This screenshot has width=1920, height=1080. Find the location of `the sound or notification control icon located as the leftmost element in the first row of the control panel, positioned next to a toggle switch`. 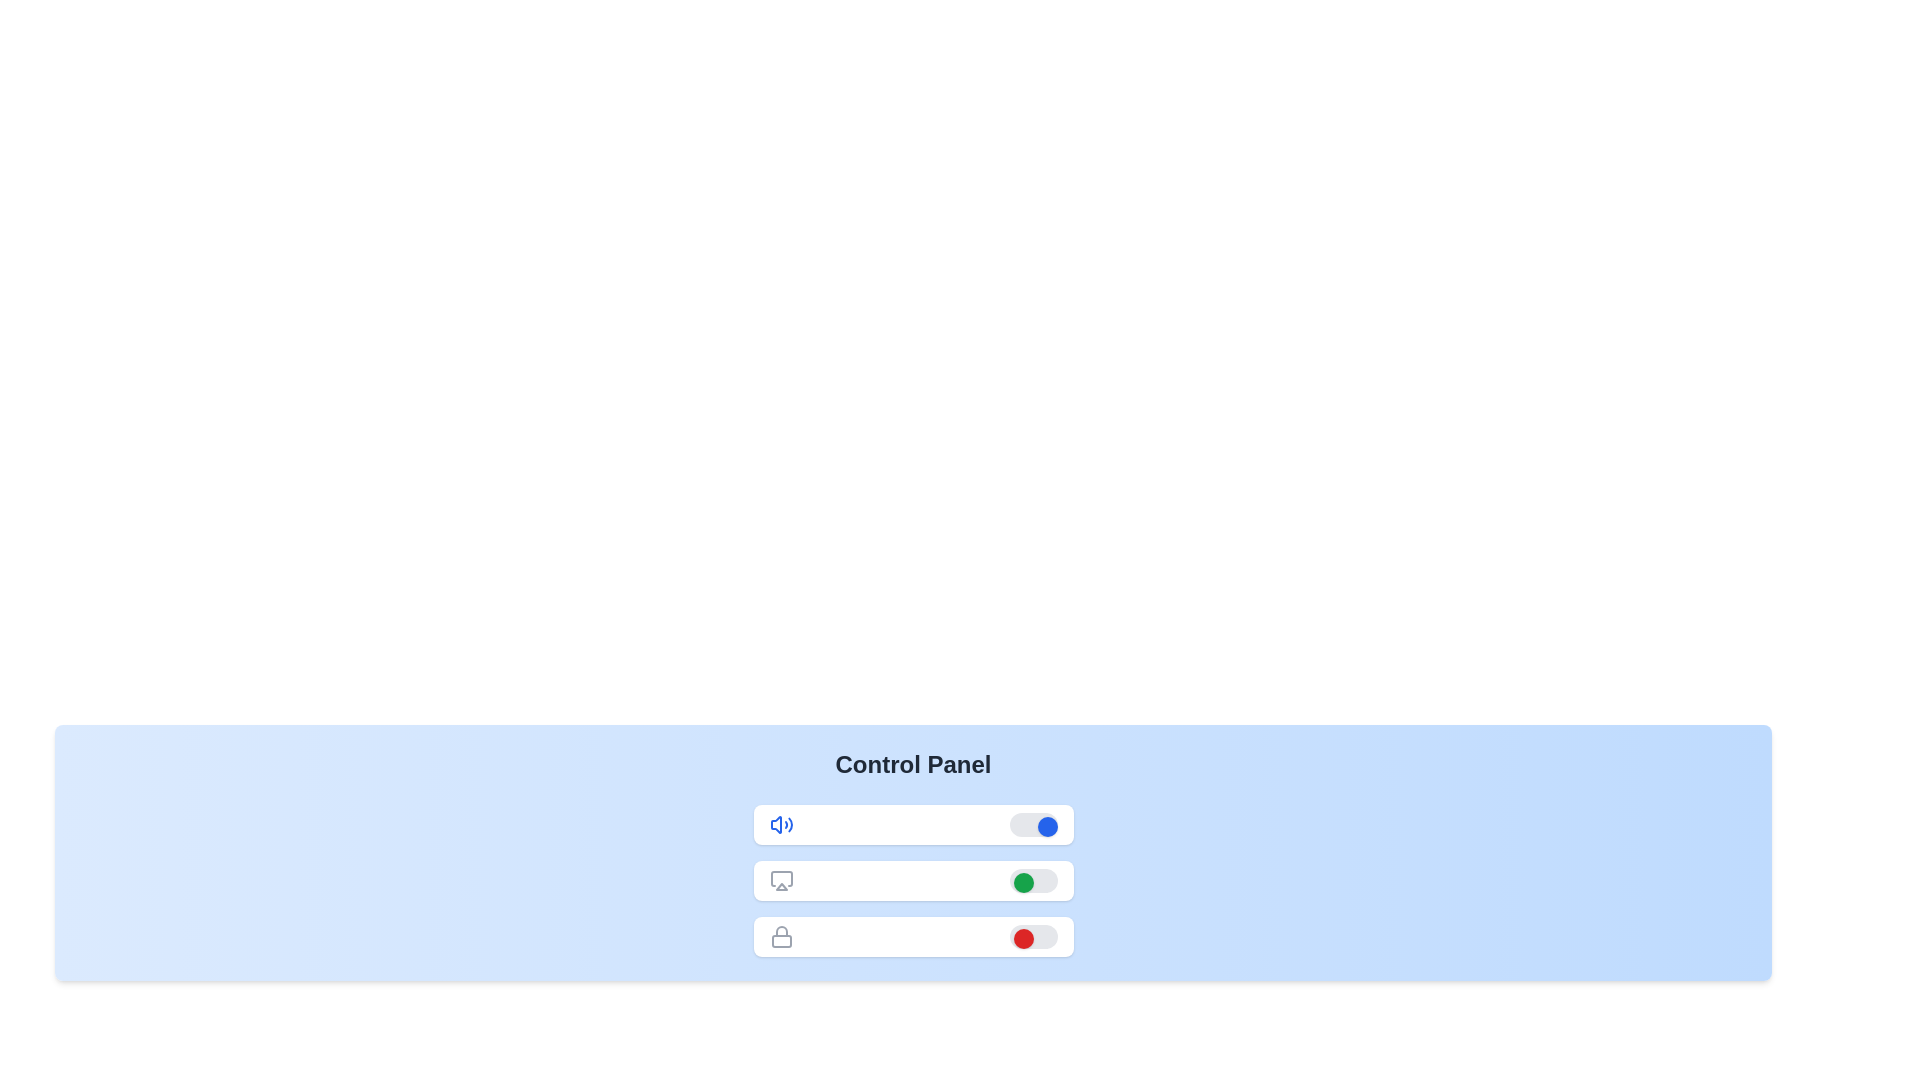

the sound or notification control icon located as the leftmost element in the first row of the control panel, positioned next to a toggle switch is located at coordinates (780, 825).